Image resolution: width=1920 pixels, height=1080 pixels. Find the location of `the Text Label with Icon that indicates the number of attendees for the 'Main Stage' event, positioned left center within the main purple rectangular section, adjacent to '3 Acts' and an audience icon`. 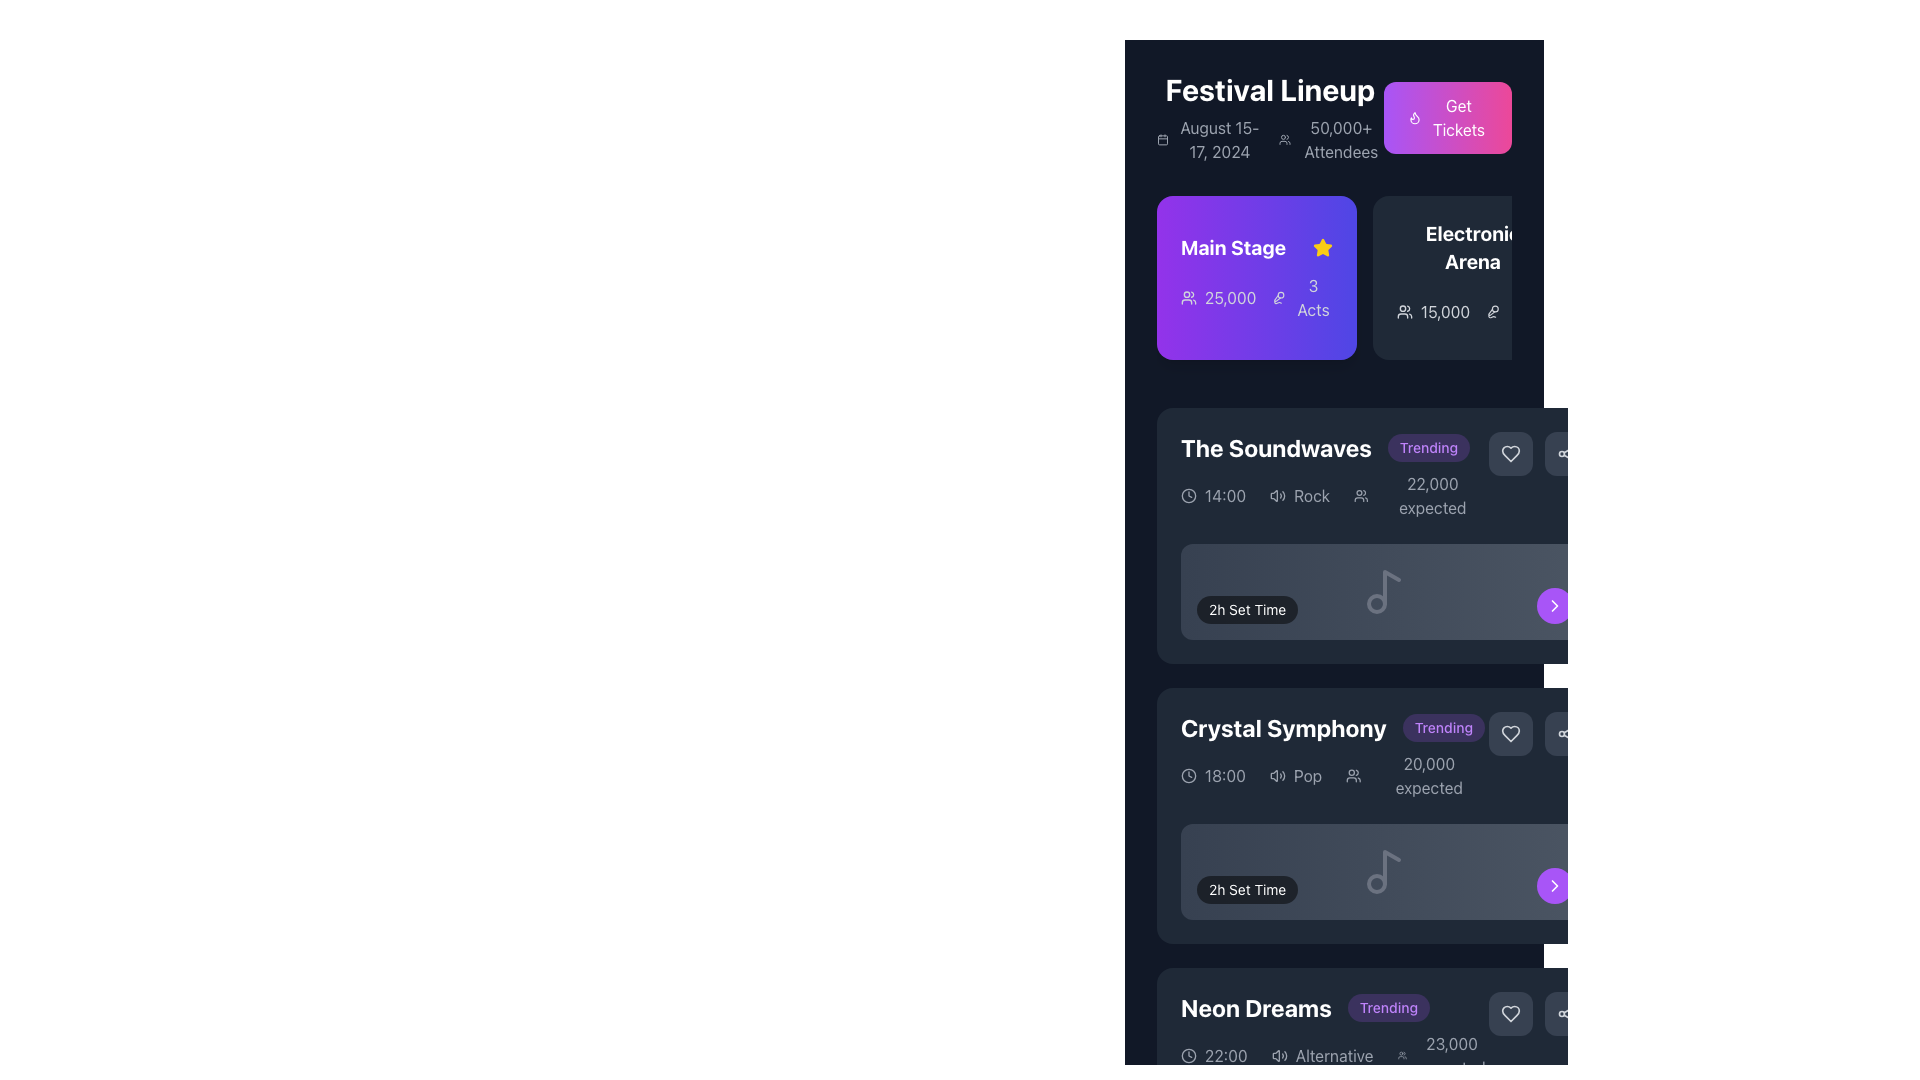

the Text Label with Icon that indicates the number of attendees for the 'Main Stage' event, positioned left center within the main purple rectangular section, adjacent to '3 Acts' and an audience icon is located at coordinates (1217, 297).